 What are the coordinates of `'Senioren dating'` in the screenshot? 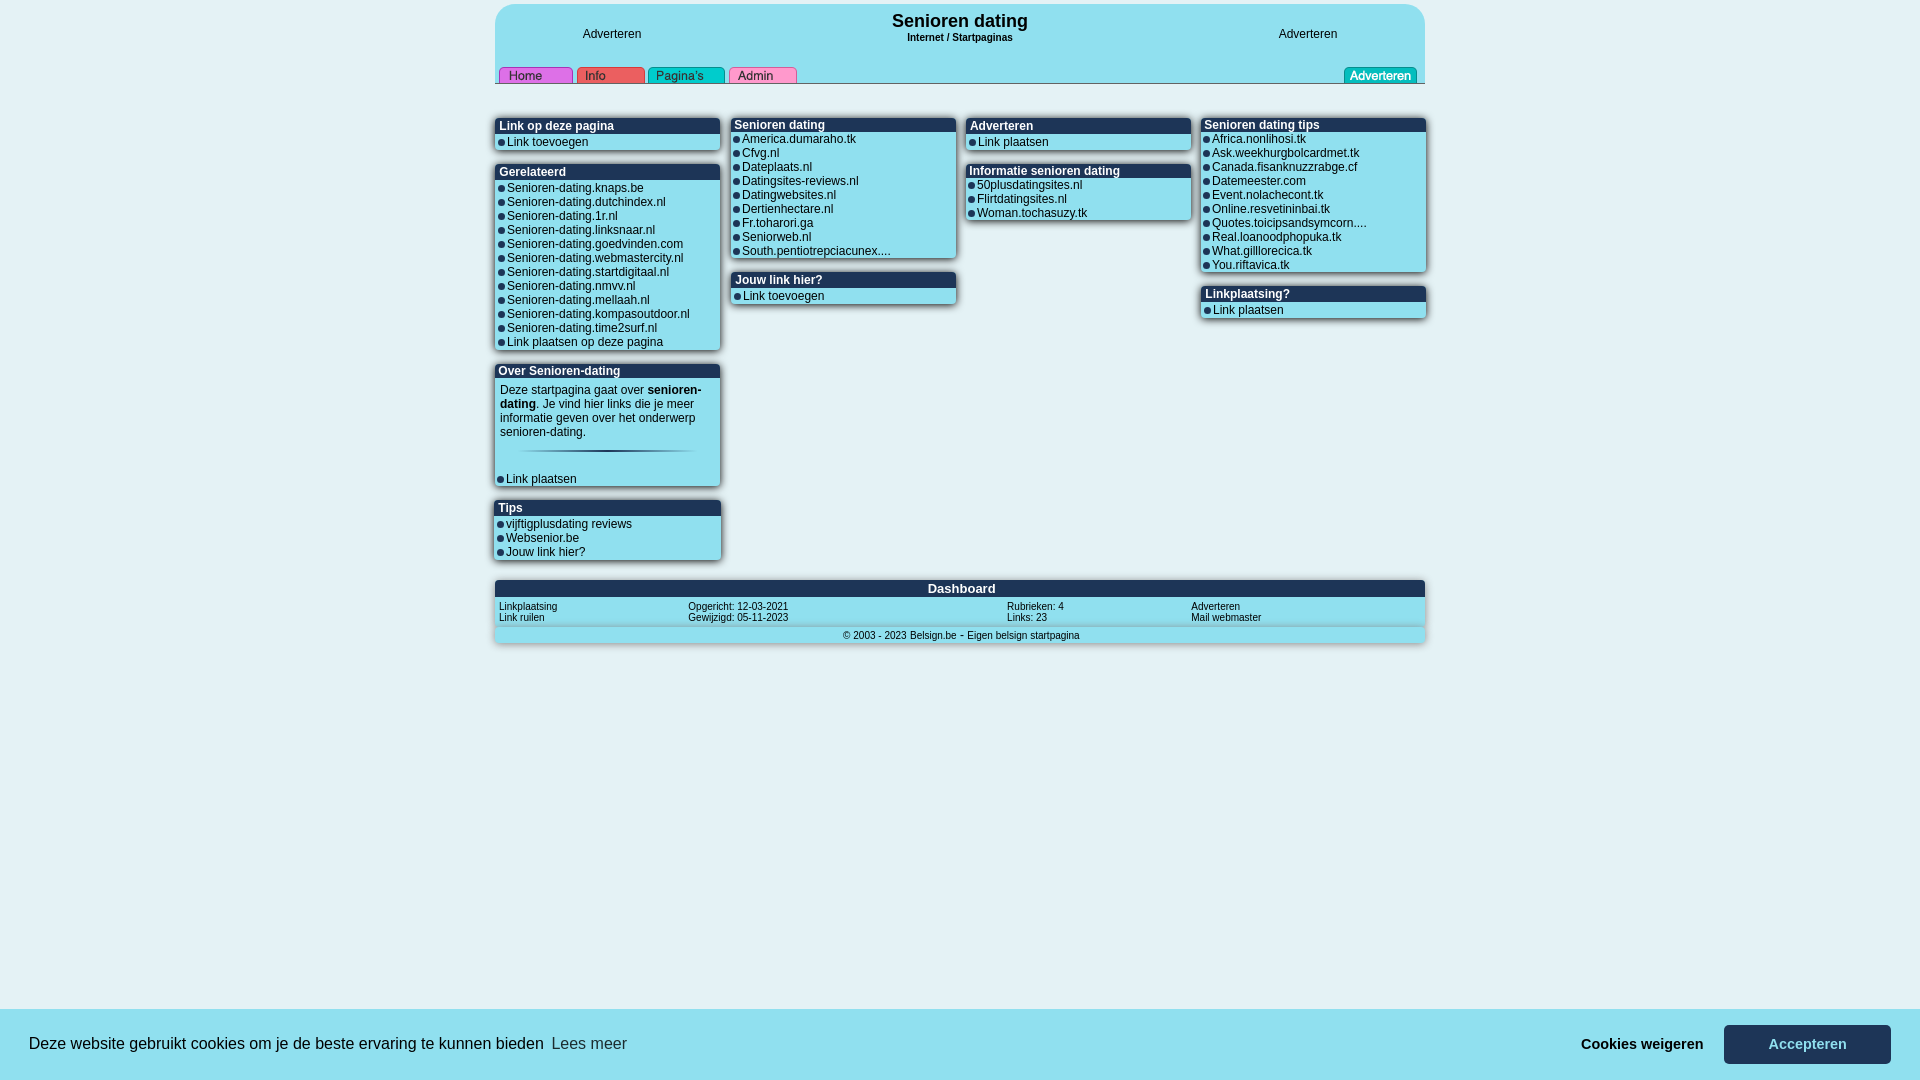 It's located at (960, 20).